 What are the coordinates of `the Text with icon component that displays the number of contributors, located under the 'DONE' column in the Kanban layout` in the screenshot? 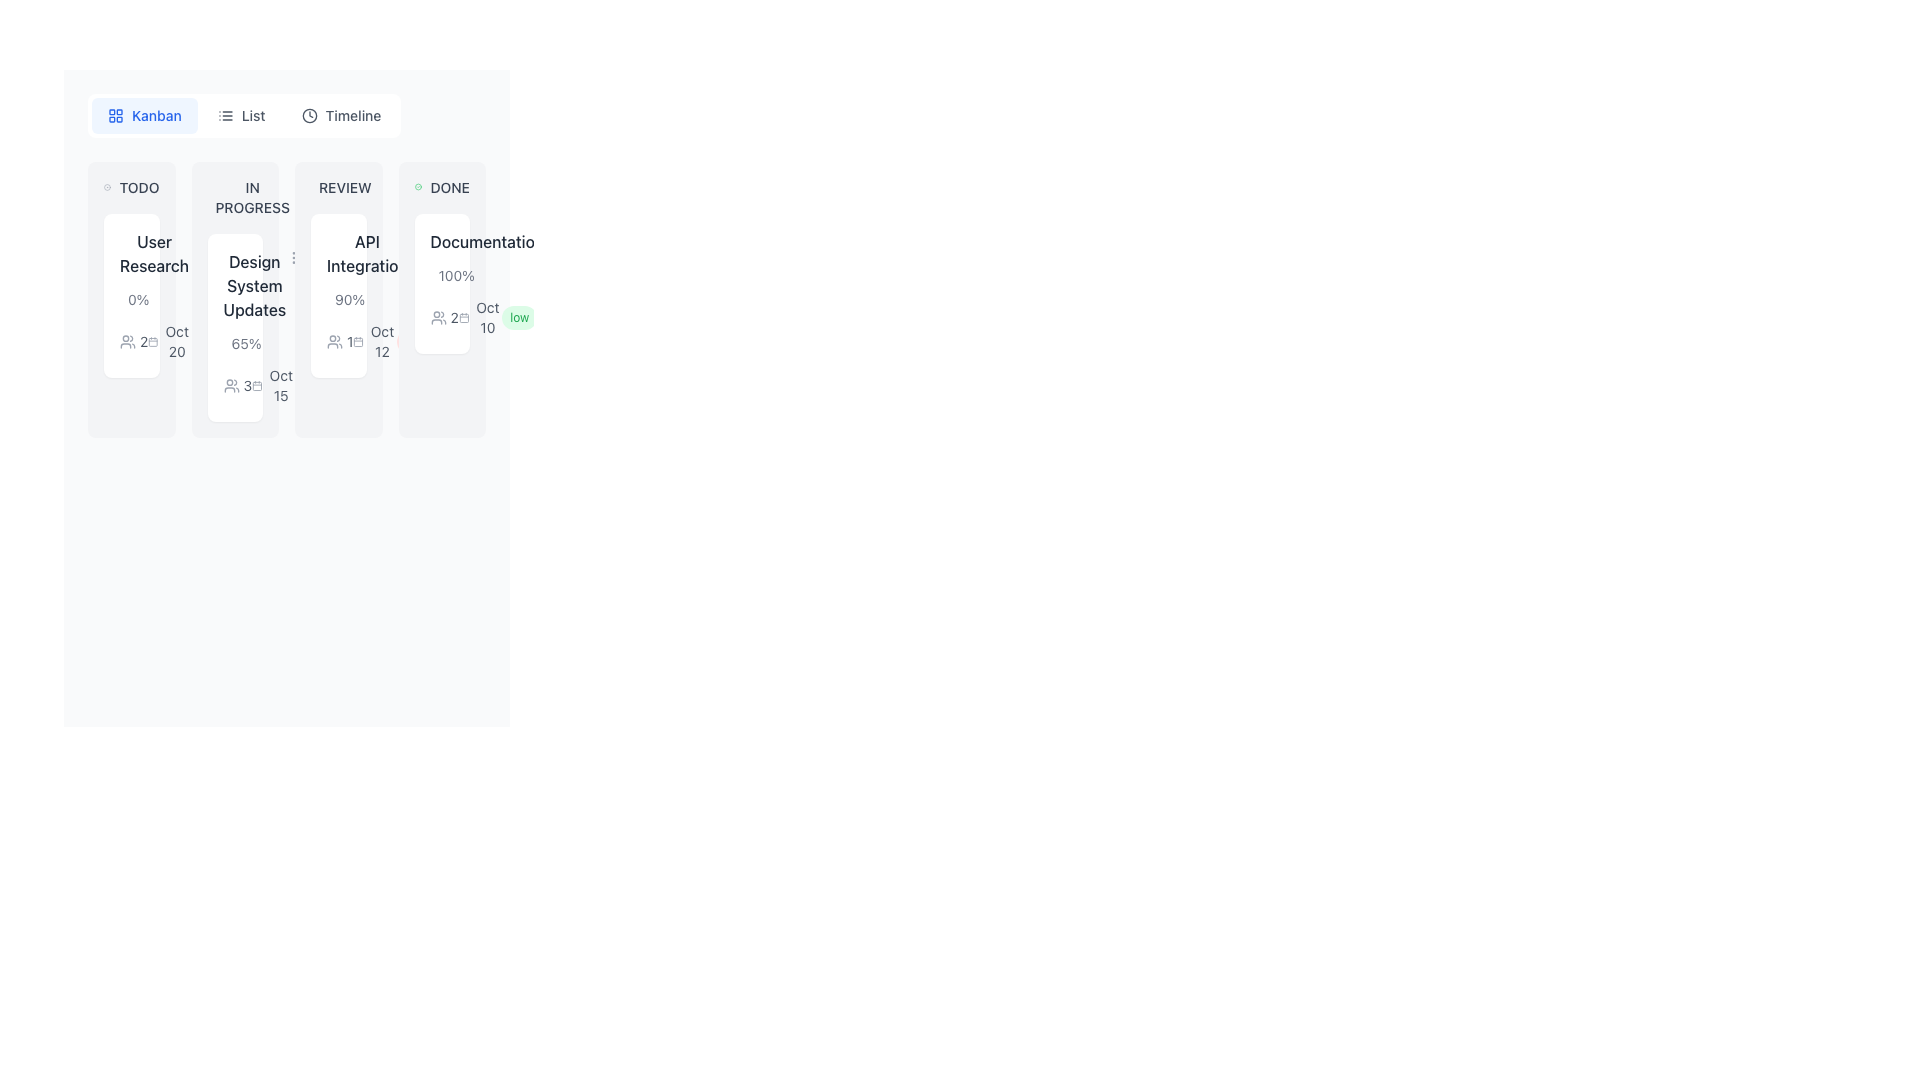 It's located at (443, 316).